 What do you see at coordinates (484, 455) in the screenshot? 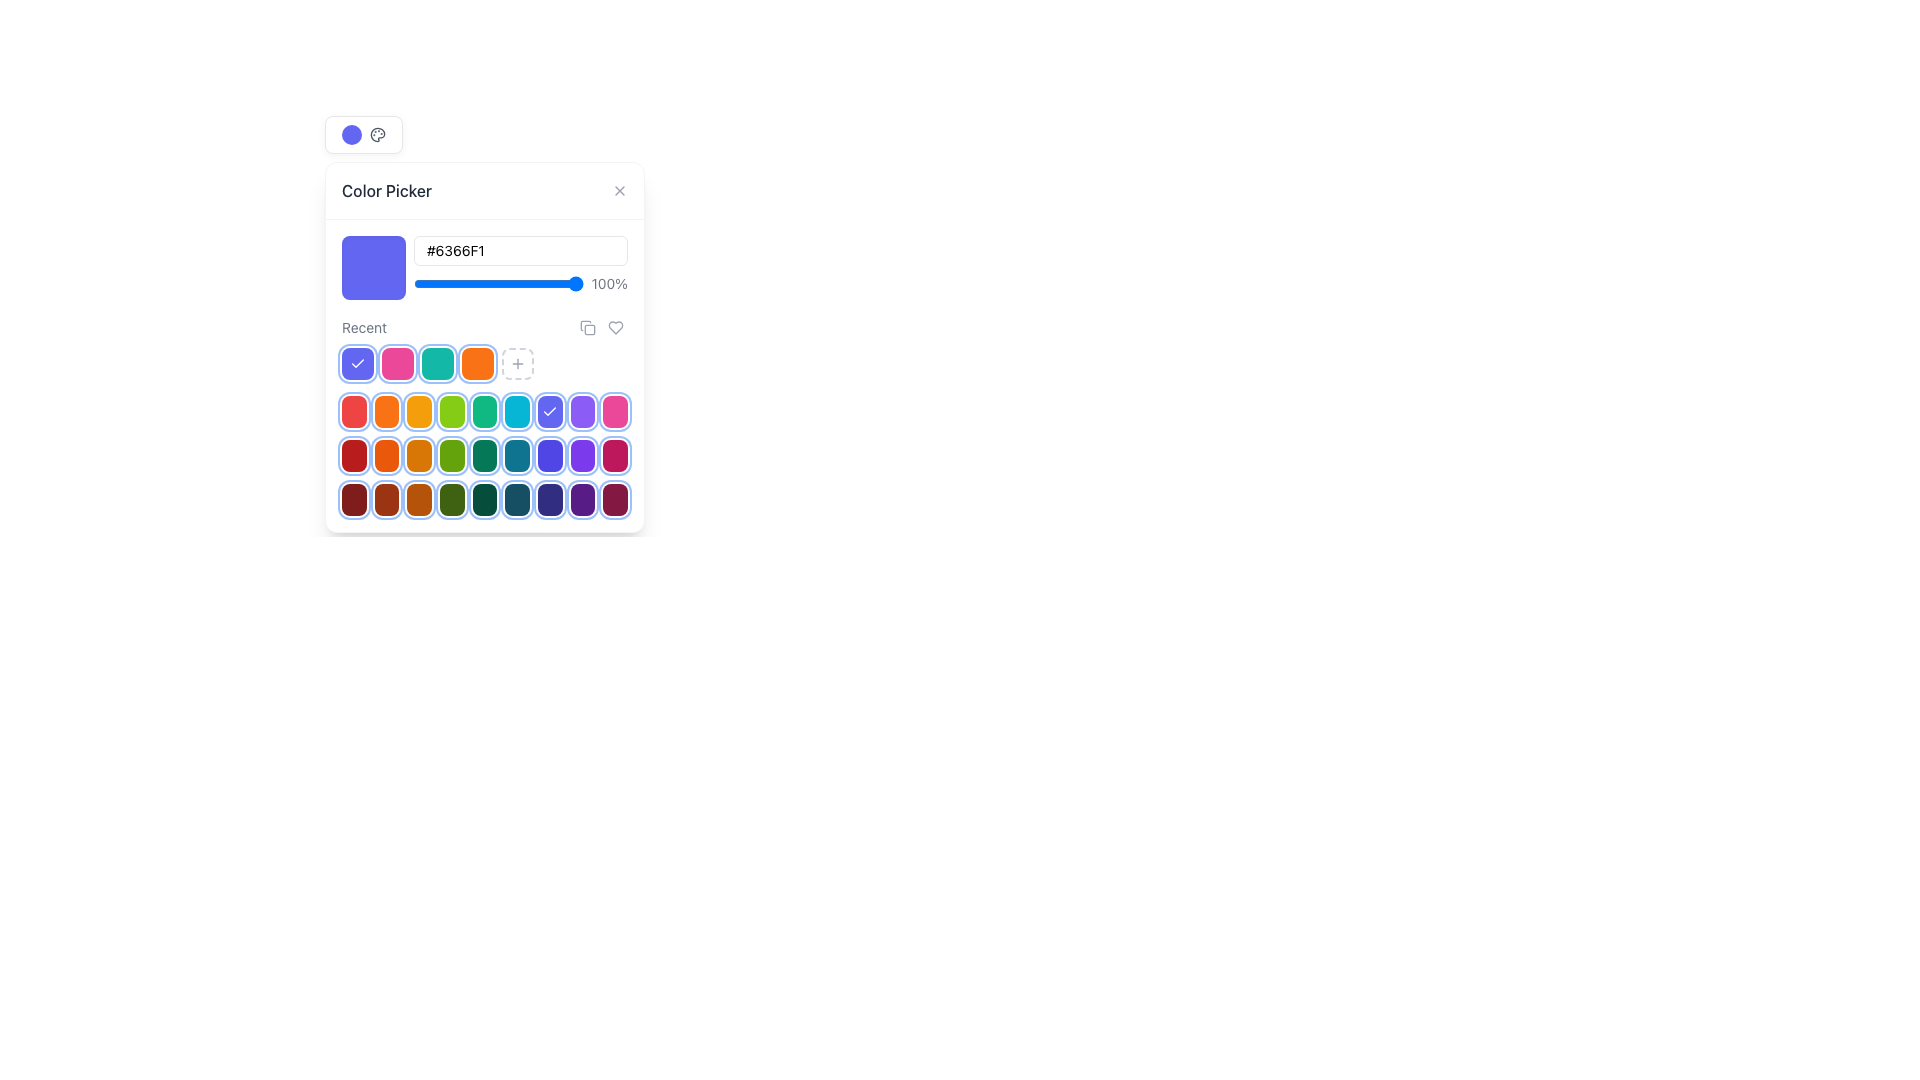
I see `the fifth green button with rounded corners in the color picker interface` at bounding box center [484, 455].